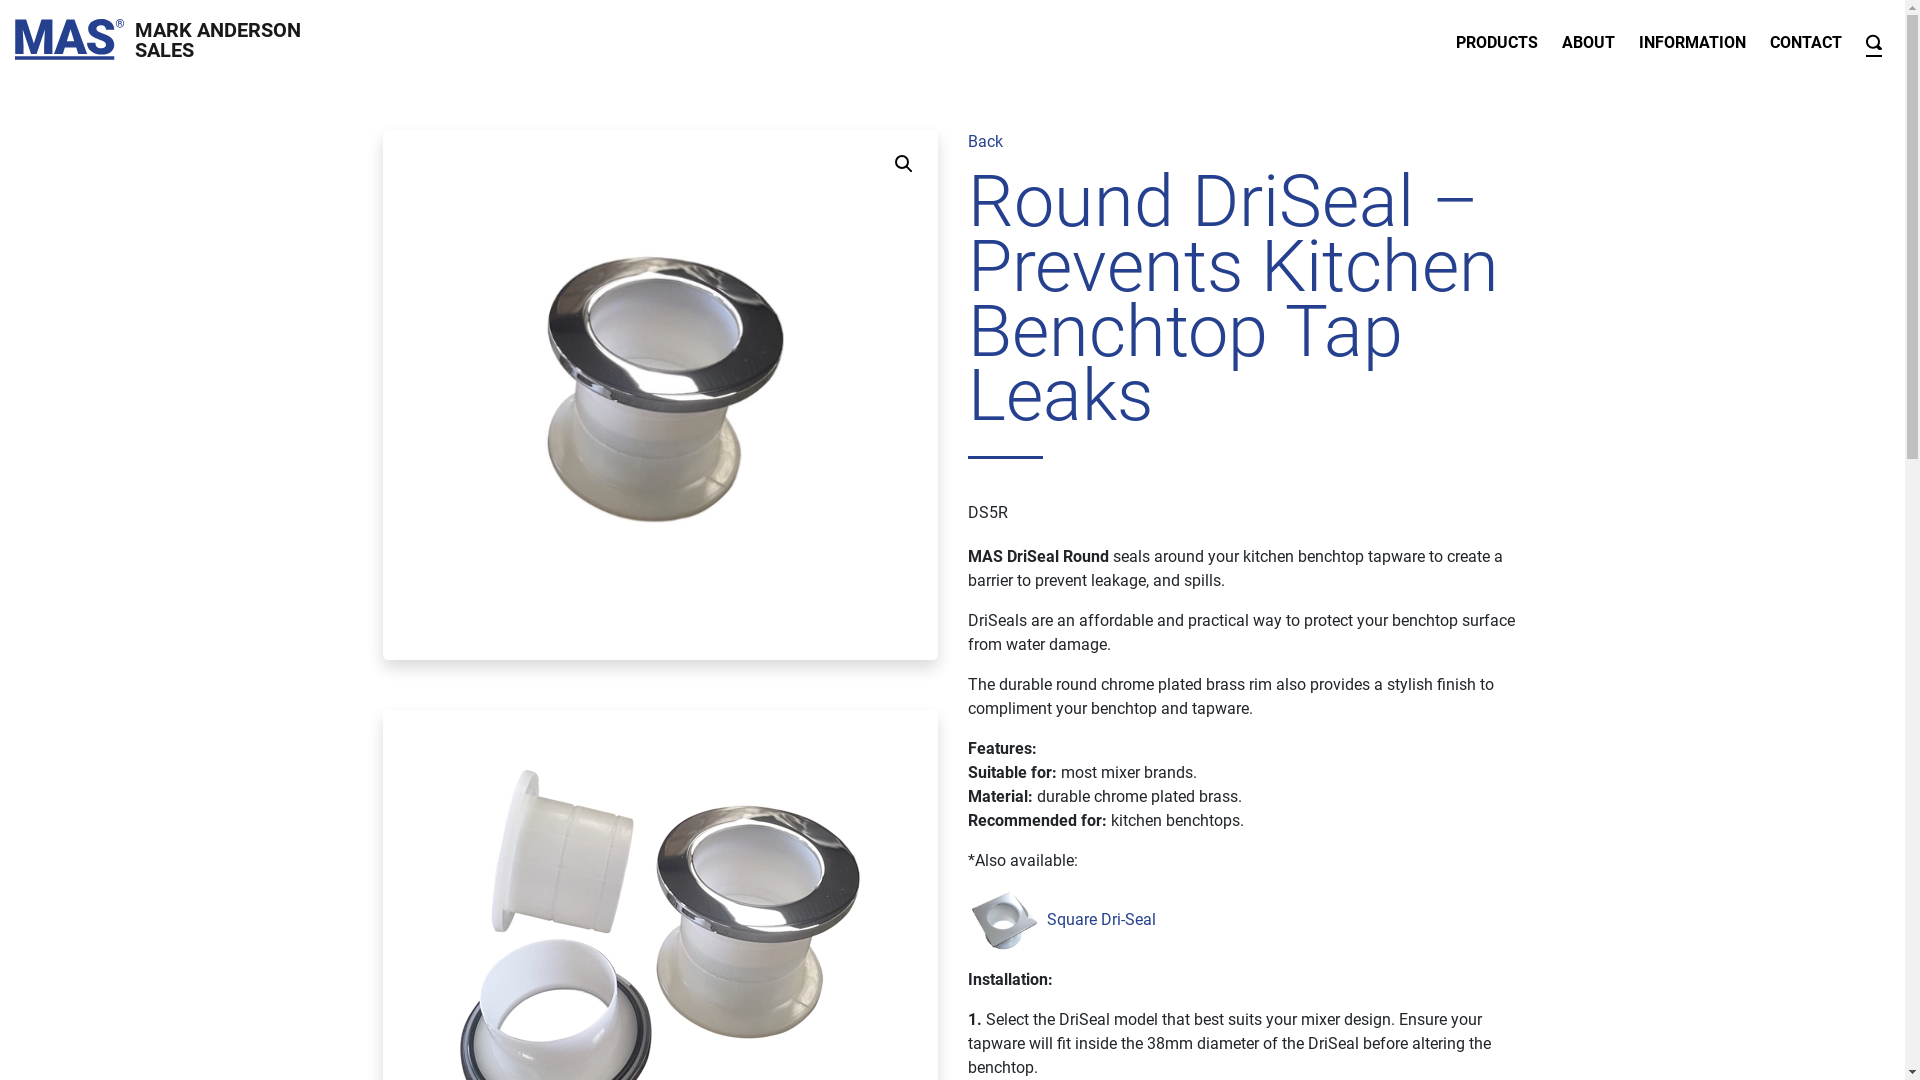 This screenshot has height=1080, width=1920. What do you see at coordinates (985, 140) in the screenshot?
I see `'Back'` at bounding box center [985, 140].